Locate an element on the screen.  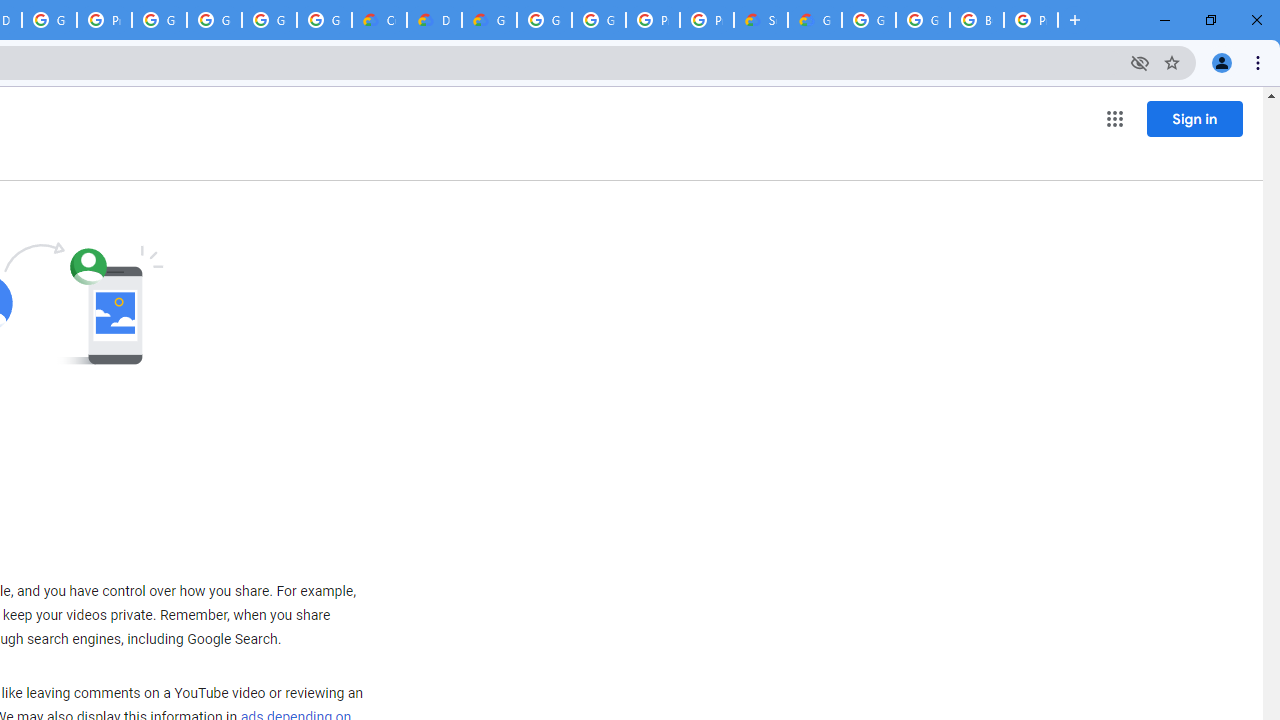
'Google Cloud Service Health' is located at coordinates (815, 20).